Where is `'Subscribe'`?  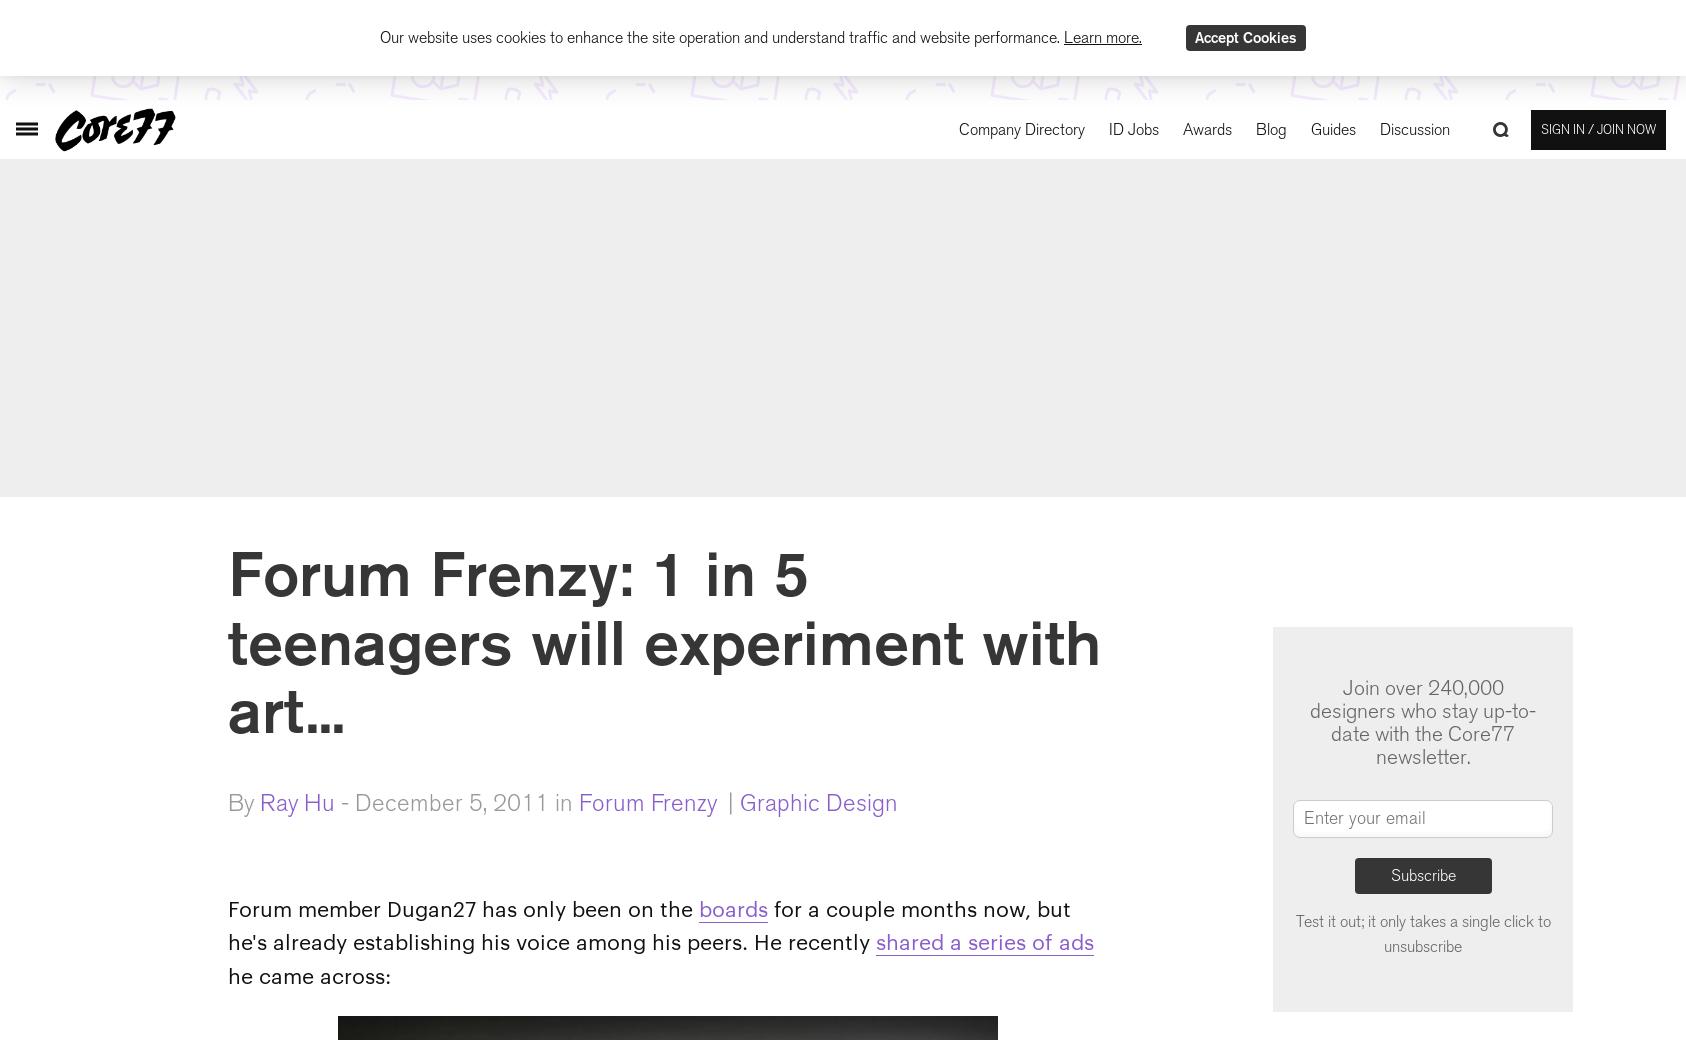
'Subscribe' is located at coordinates (1421, 873).